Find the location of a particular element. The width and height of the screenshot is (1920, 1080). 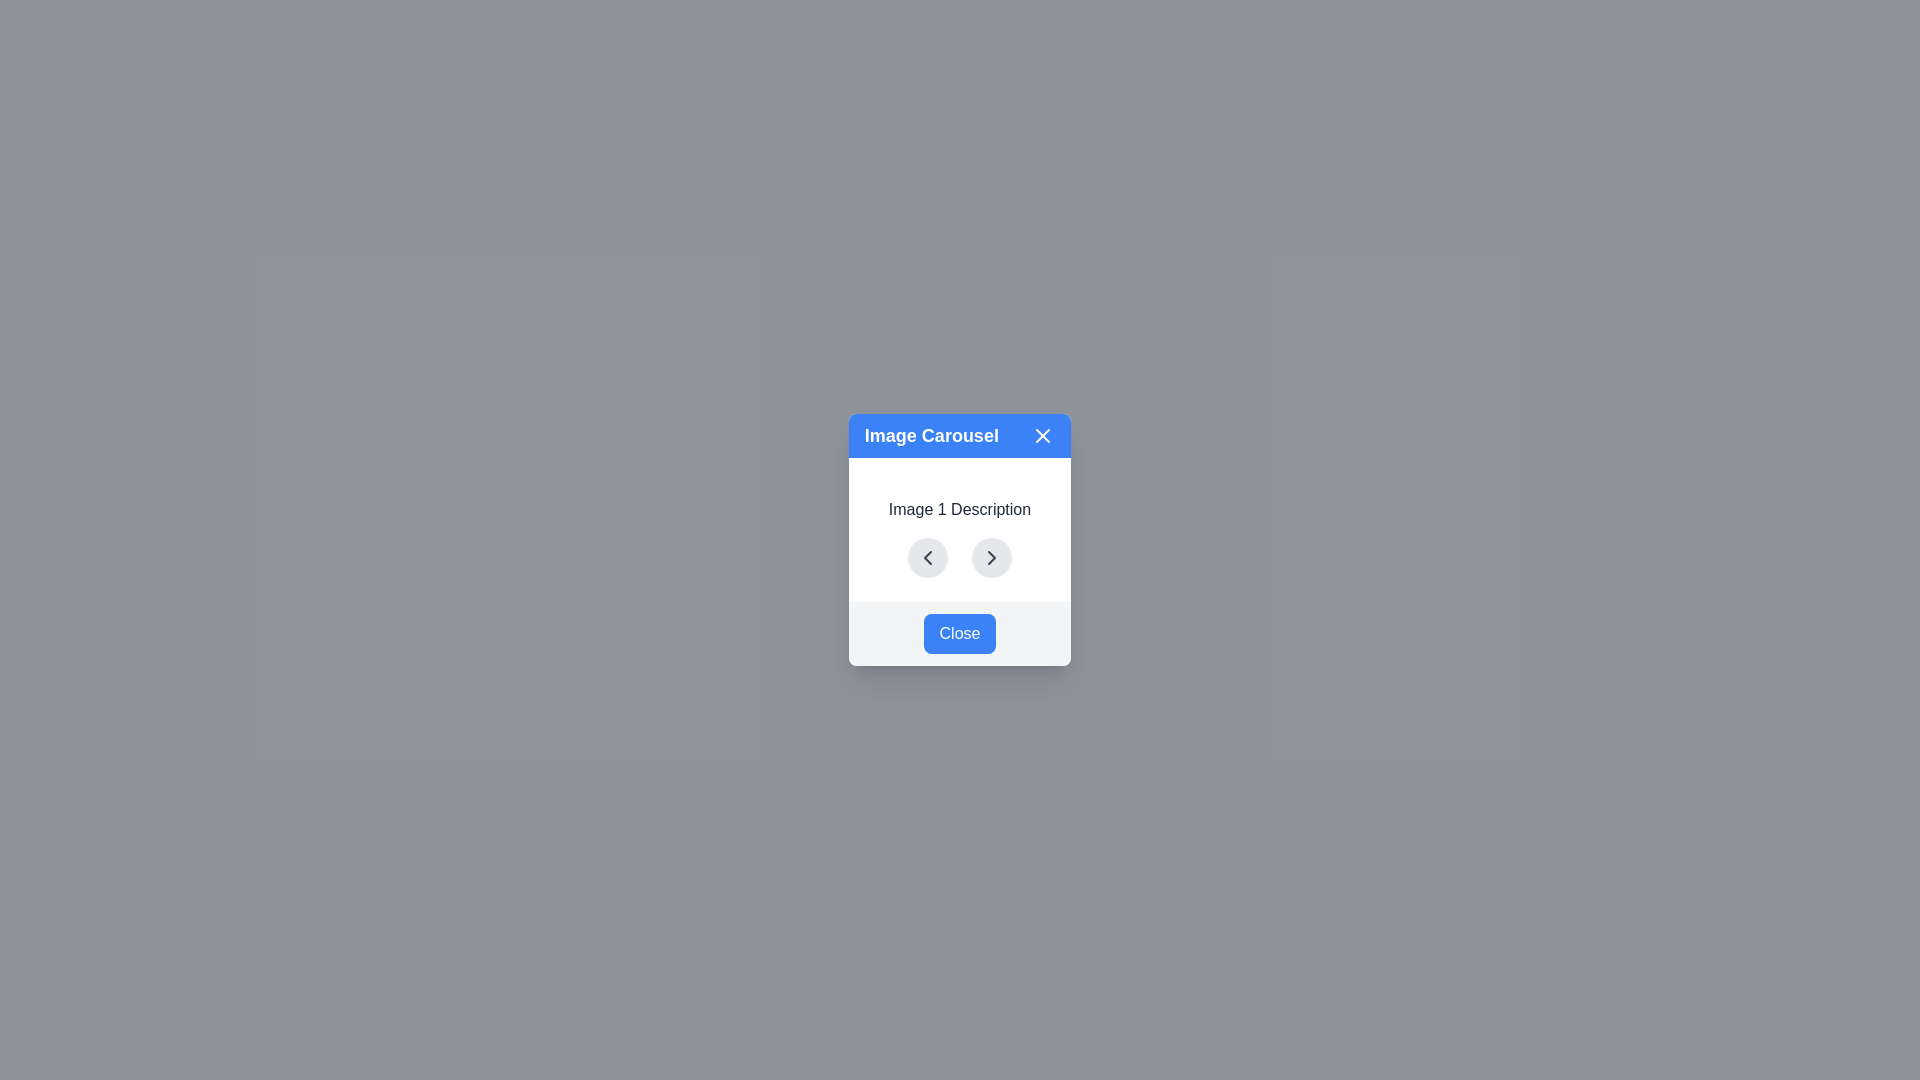

the leftward-facing chevron arrow in the 'Image Carousel' modal is located at coordinates (926, 558).